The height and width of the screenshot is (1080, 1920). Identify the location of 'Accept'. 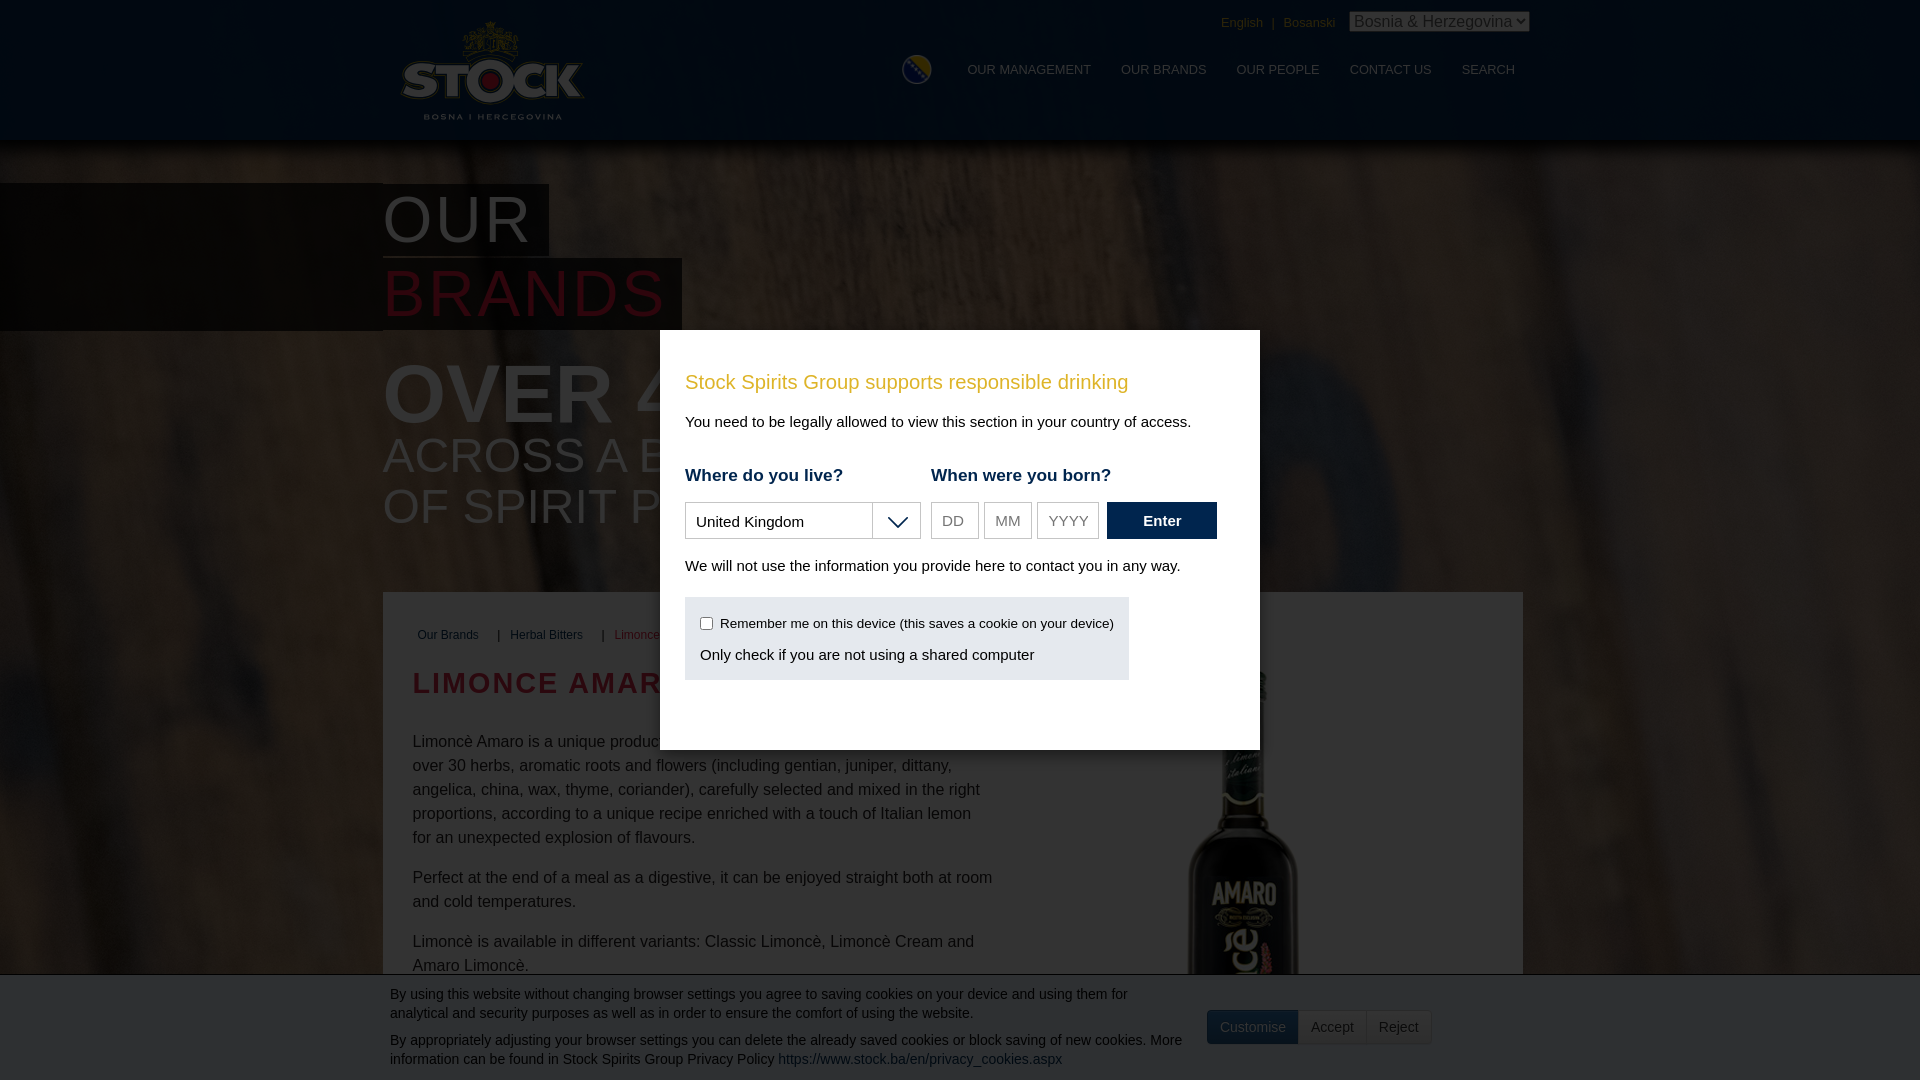
(1332, 1026).